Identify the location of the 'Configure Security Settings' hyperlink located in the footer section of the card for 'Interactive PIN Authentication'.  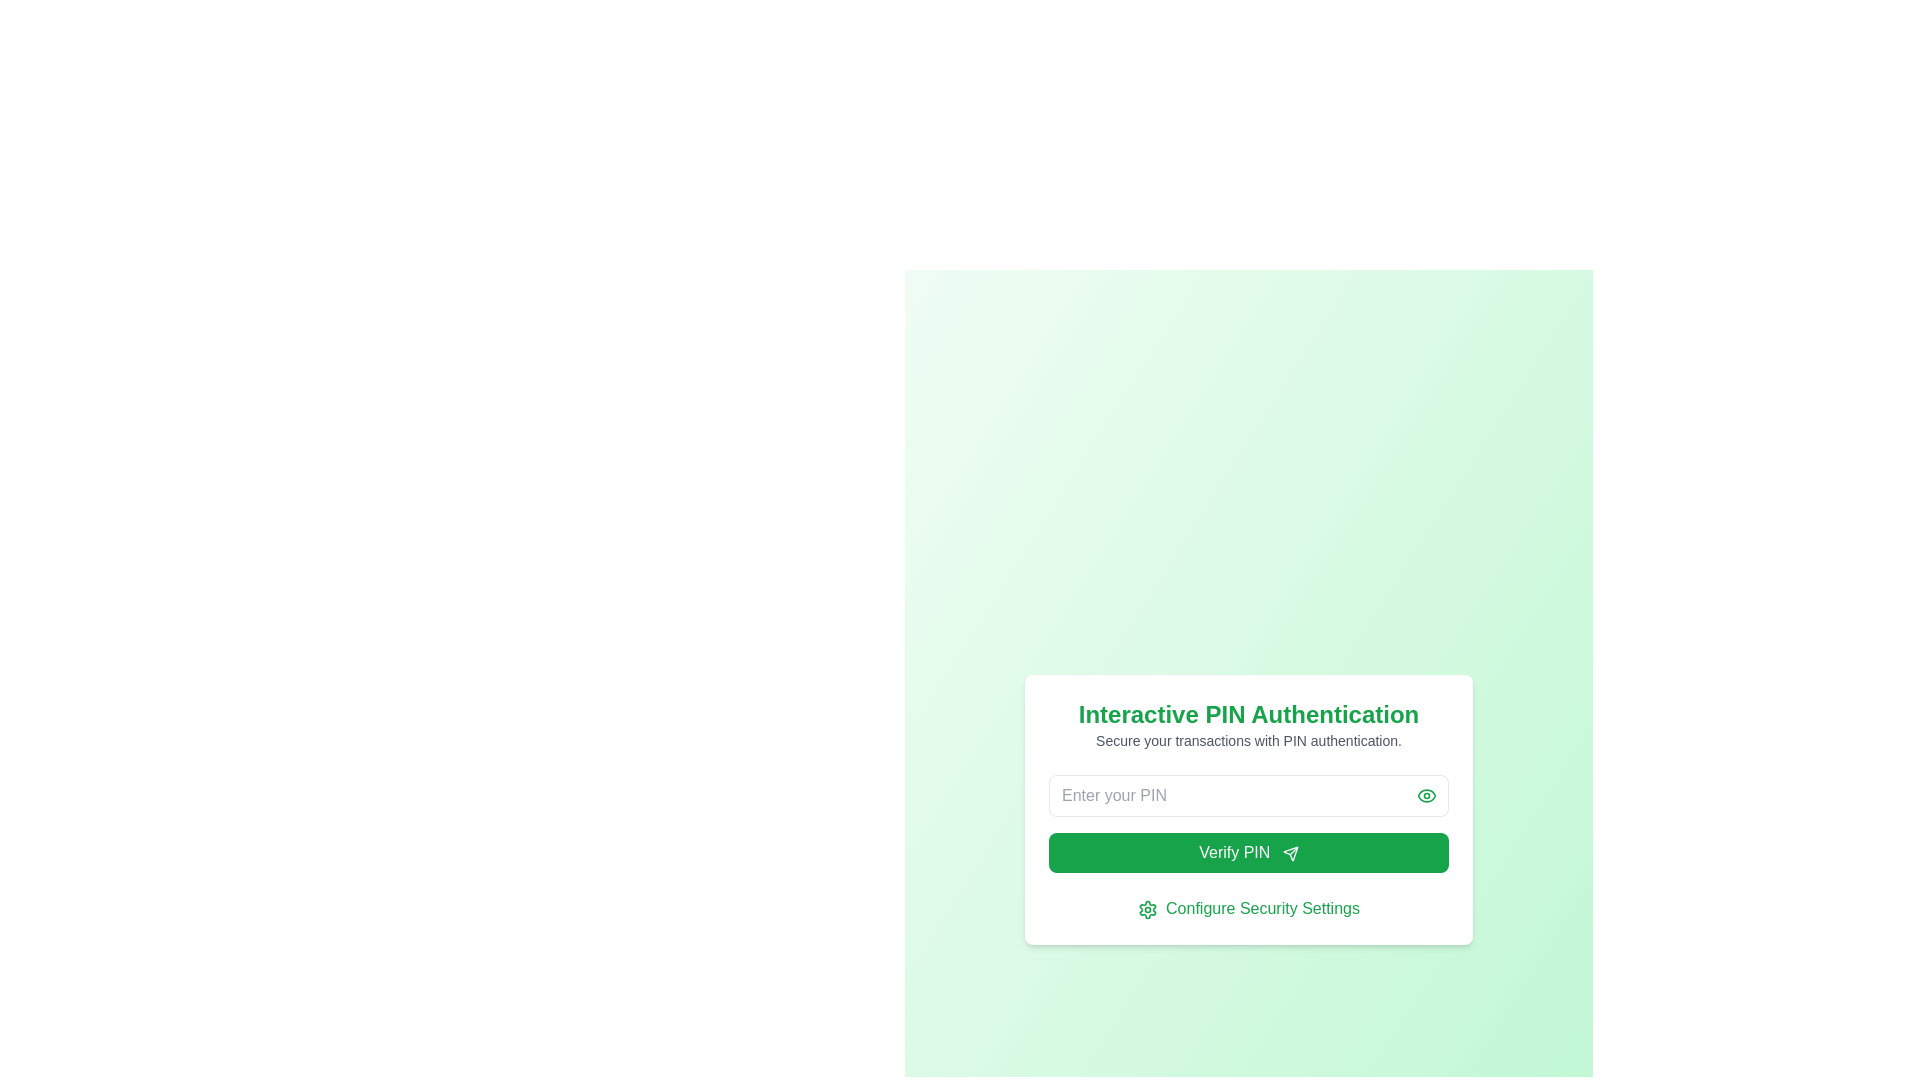
(1261, 907).